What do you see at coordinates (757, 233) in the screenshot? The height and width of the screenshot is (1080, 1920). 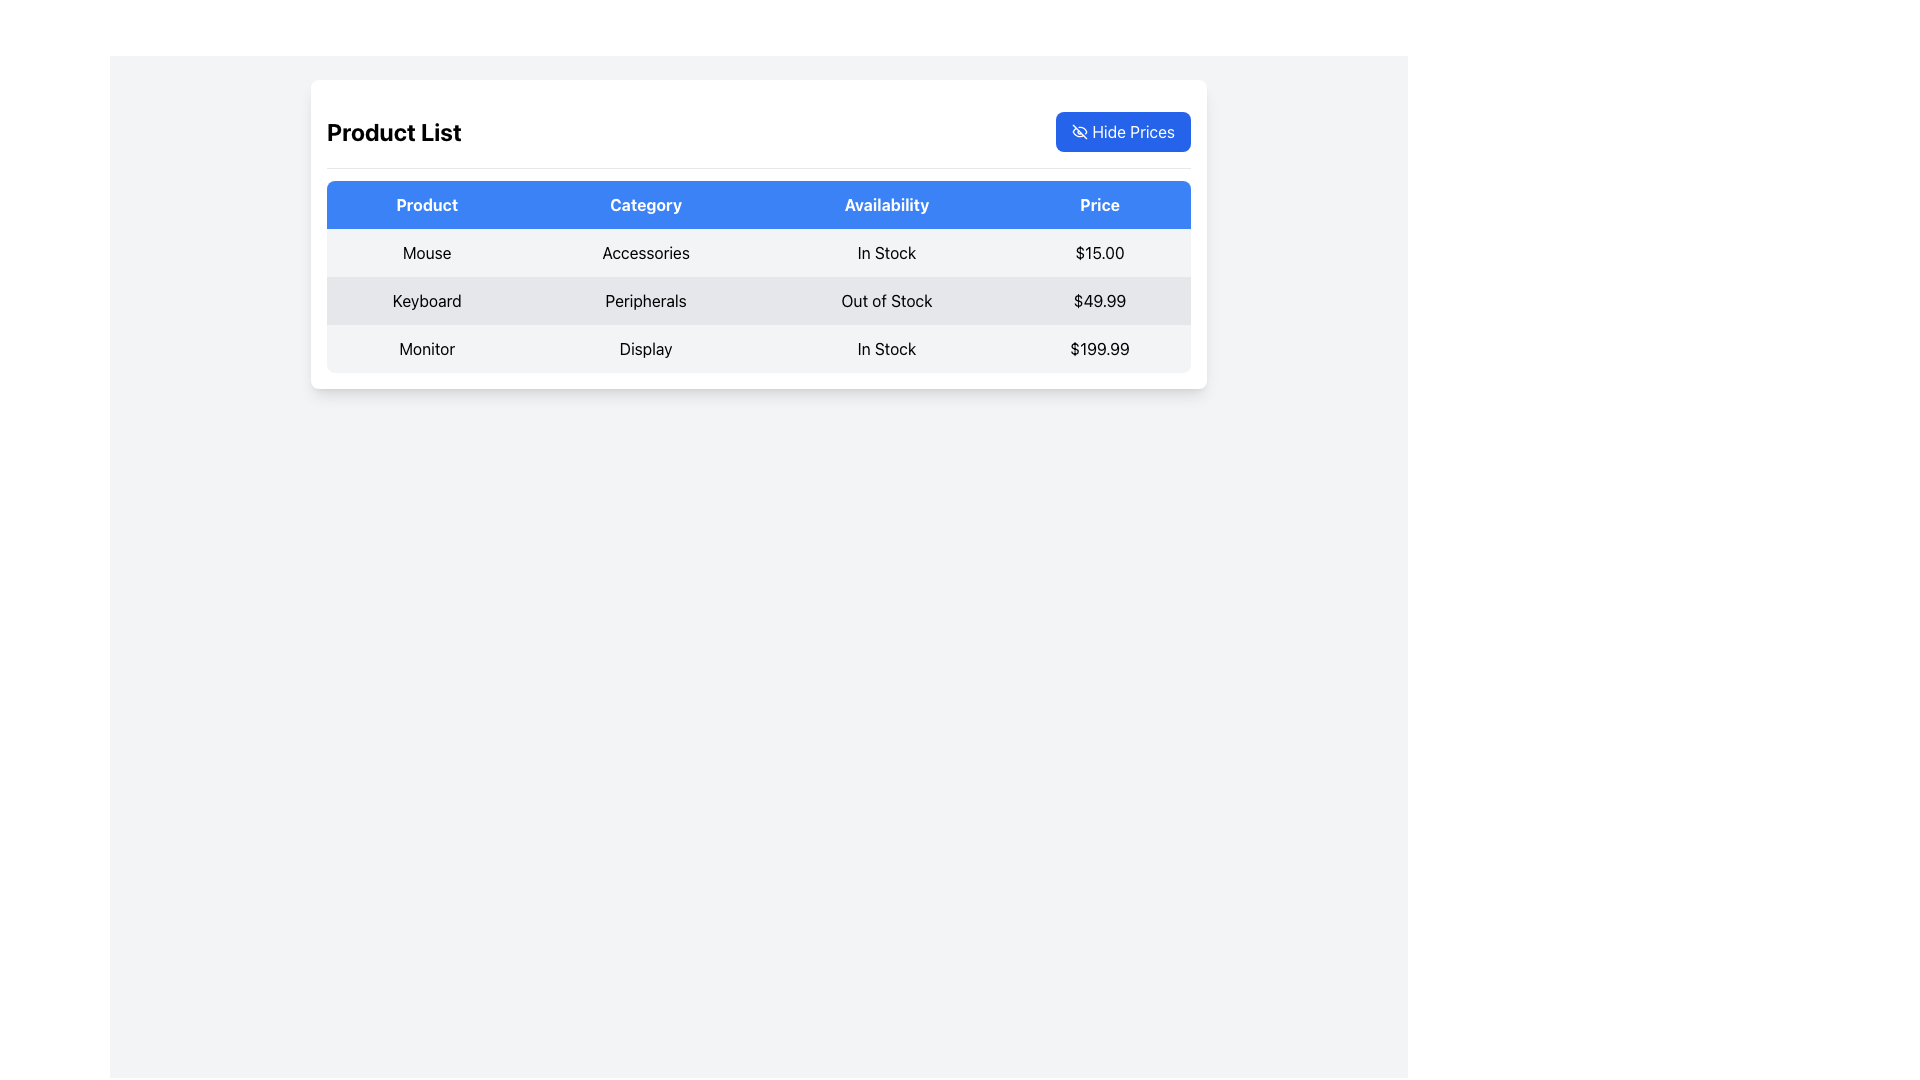 I see `the rows of the centrally located Data Table with a white background and blue headers for potential interaction` at bounding box center [757, 233].